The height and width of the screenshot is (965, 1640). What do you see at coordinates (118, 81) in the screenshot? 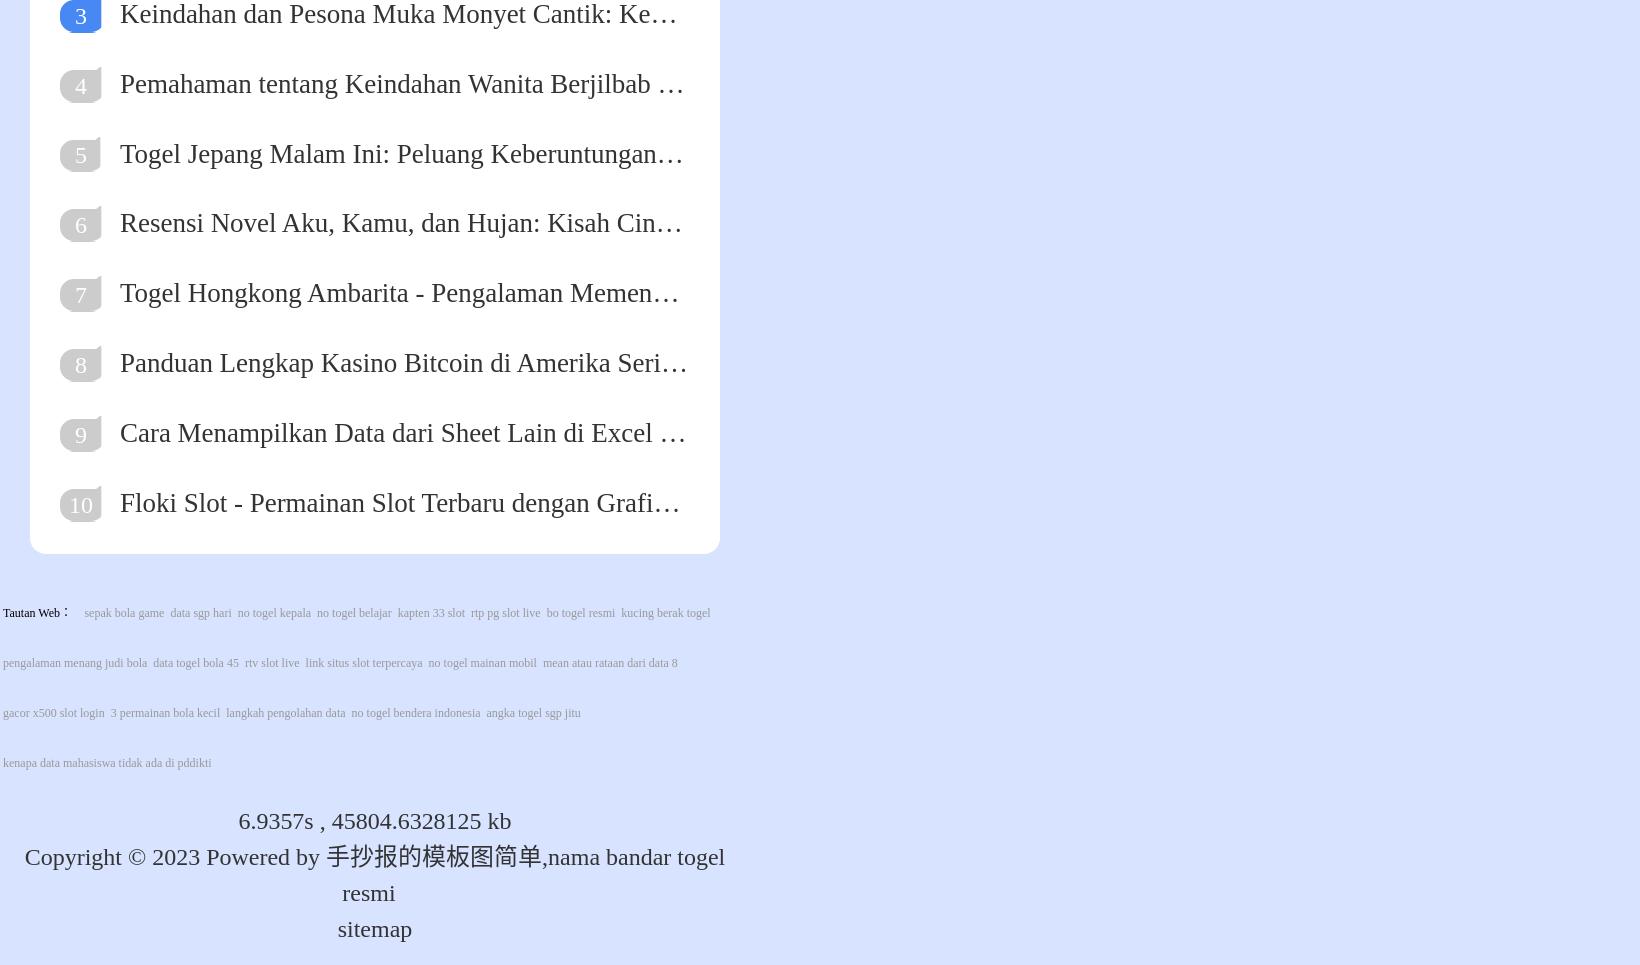
I see `'Pemahaman tentang Keindahan Wanita Berjilbab dalam Budaya Indonesia'` at bounding box center [118, 81].